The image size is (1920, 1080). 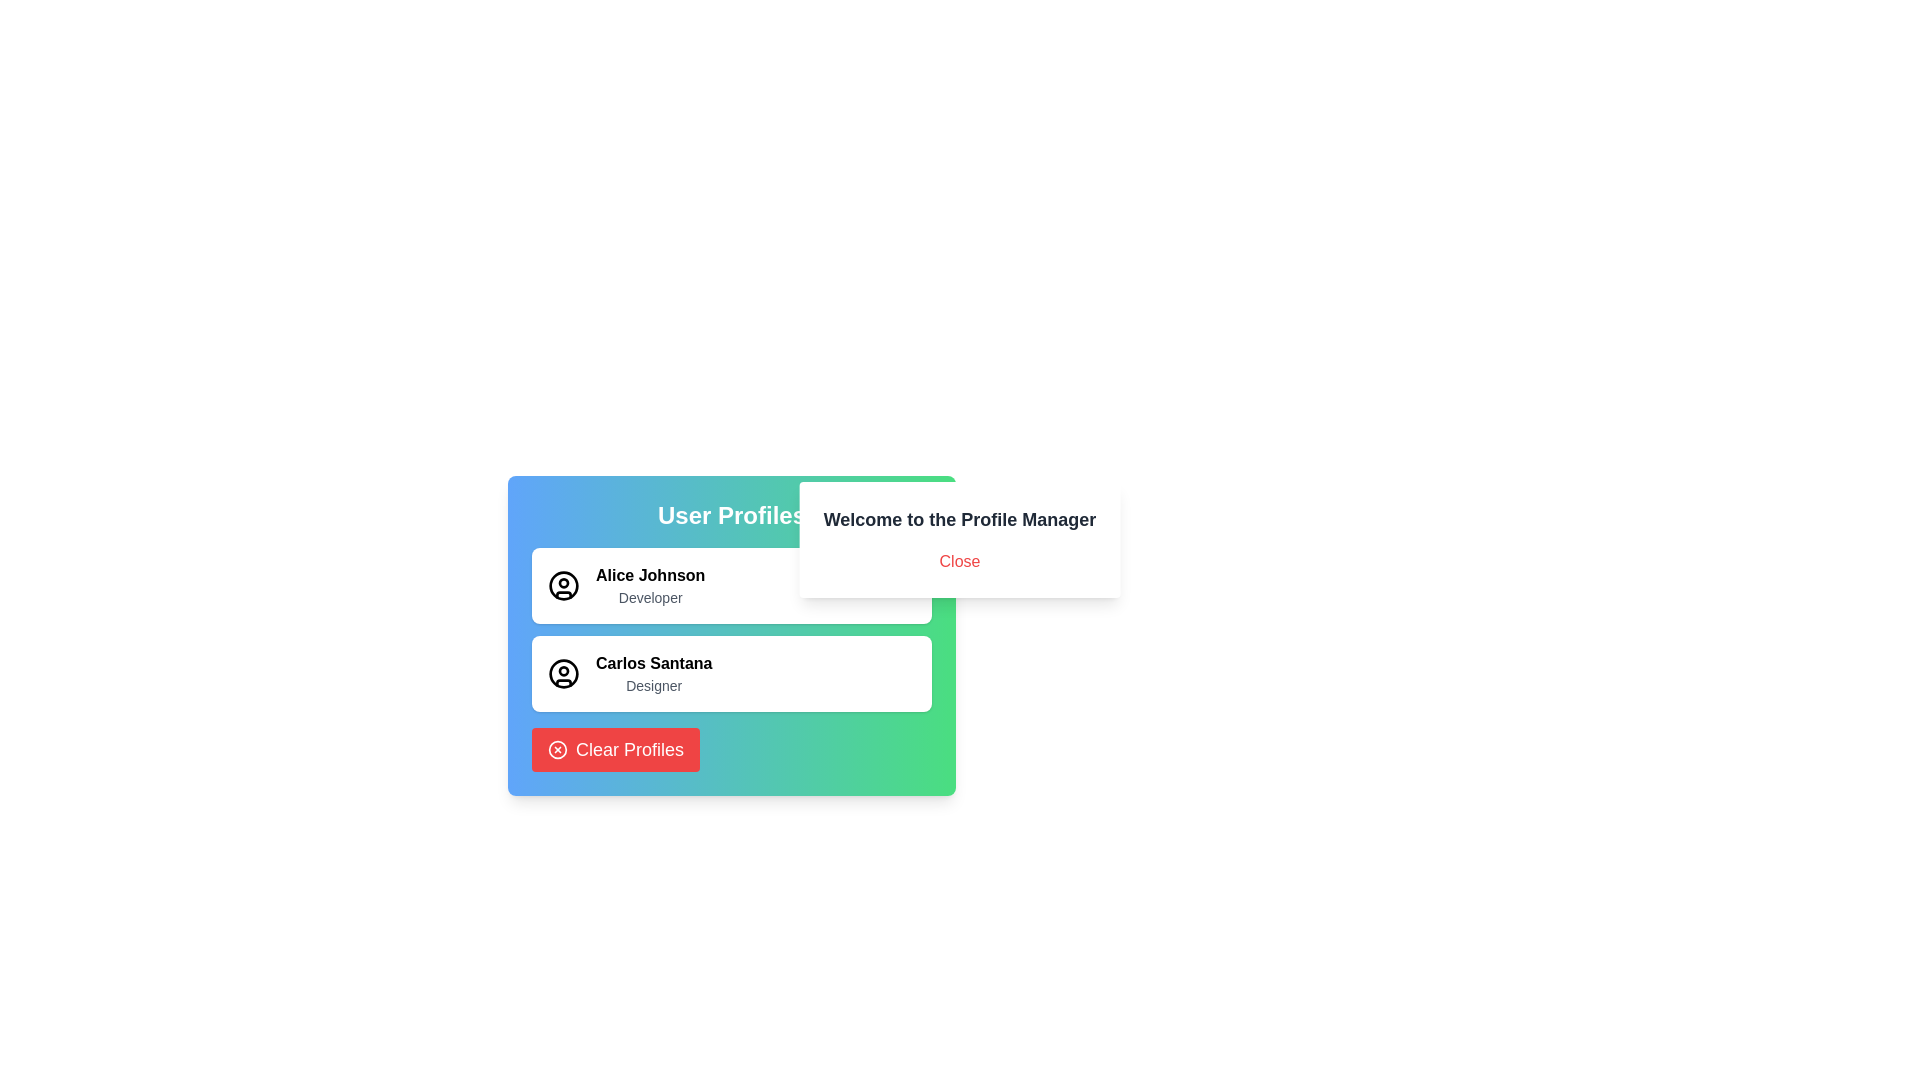 I want to click on the text label reading 'Developer' styled in a smaller gray font, which is located underneath the name 'Alice Johnson' in the first user profile card, so click(x=650, y=596).